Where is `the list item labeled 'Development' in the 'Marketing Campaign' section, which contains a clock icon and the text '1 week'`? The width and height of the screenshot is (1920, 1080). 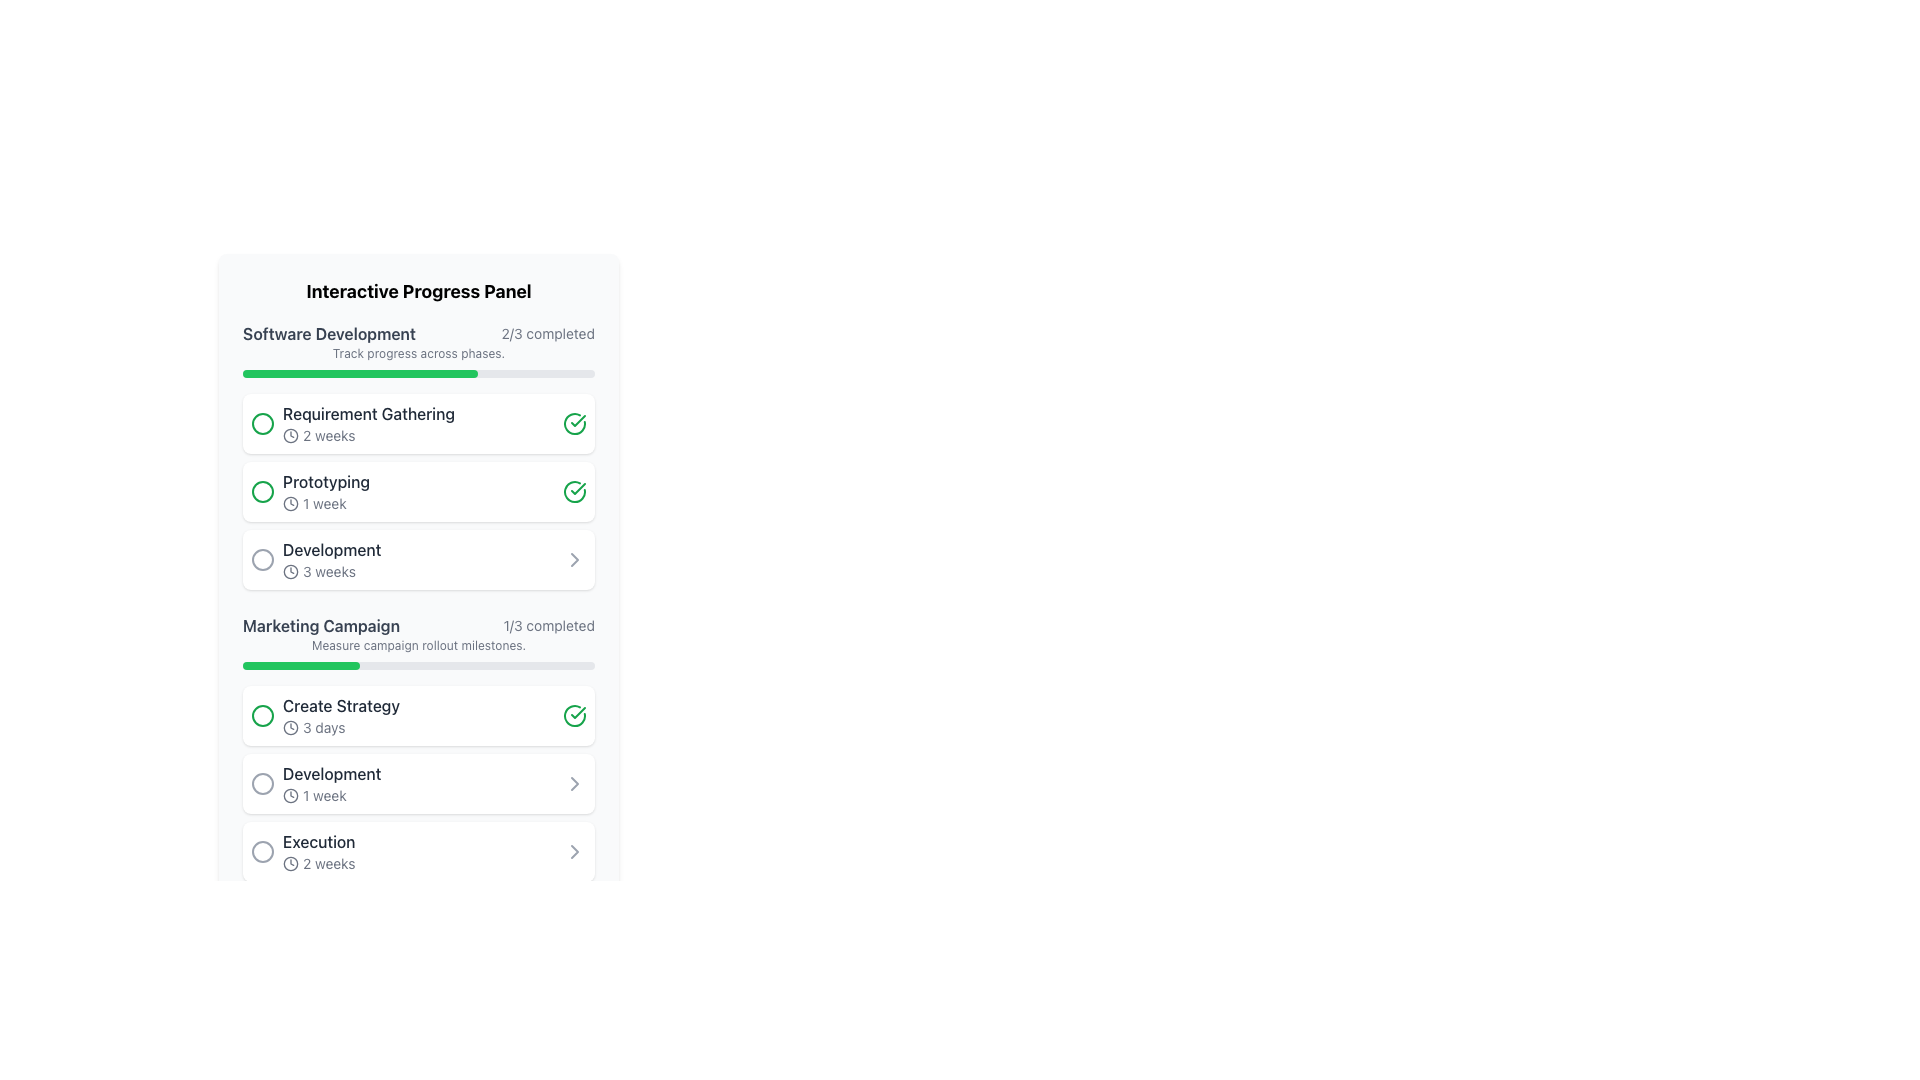 the list item labeled 'Development' in the 'Marketing Campaign' section, which contains a clock icon and the text '1 week' is located at coordinates (332, 782).